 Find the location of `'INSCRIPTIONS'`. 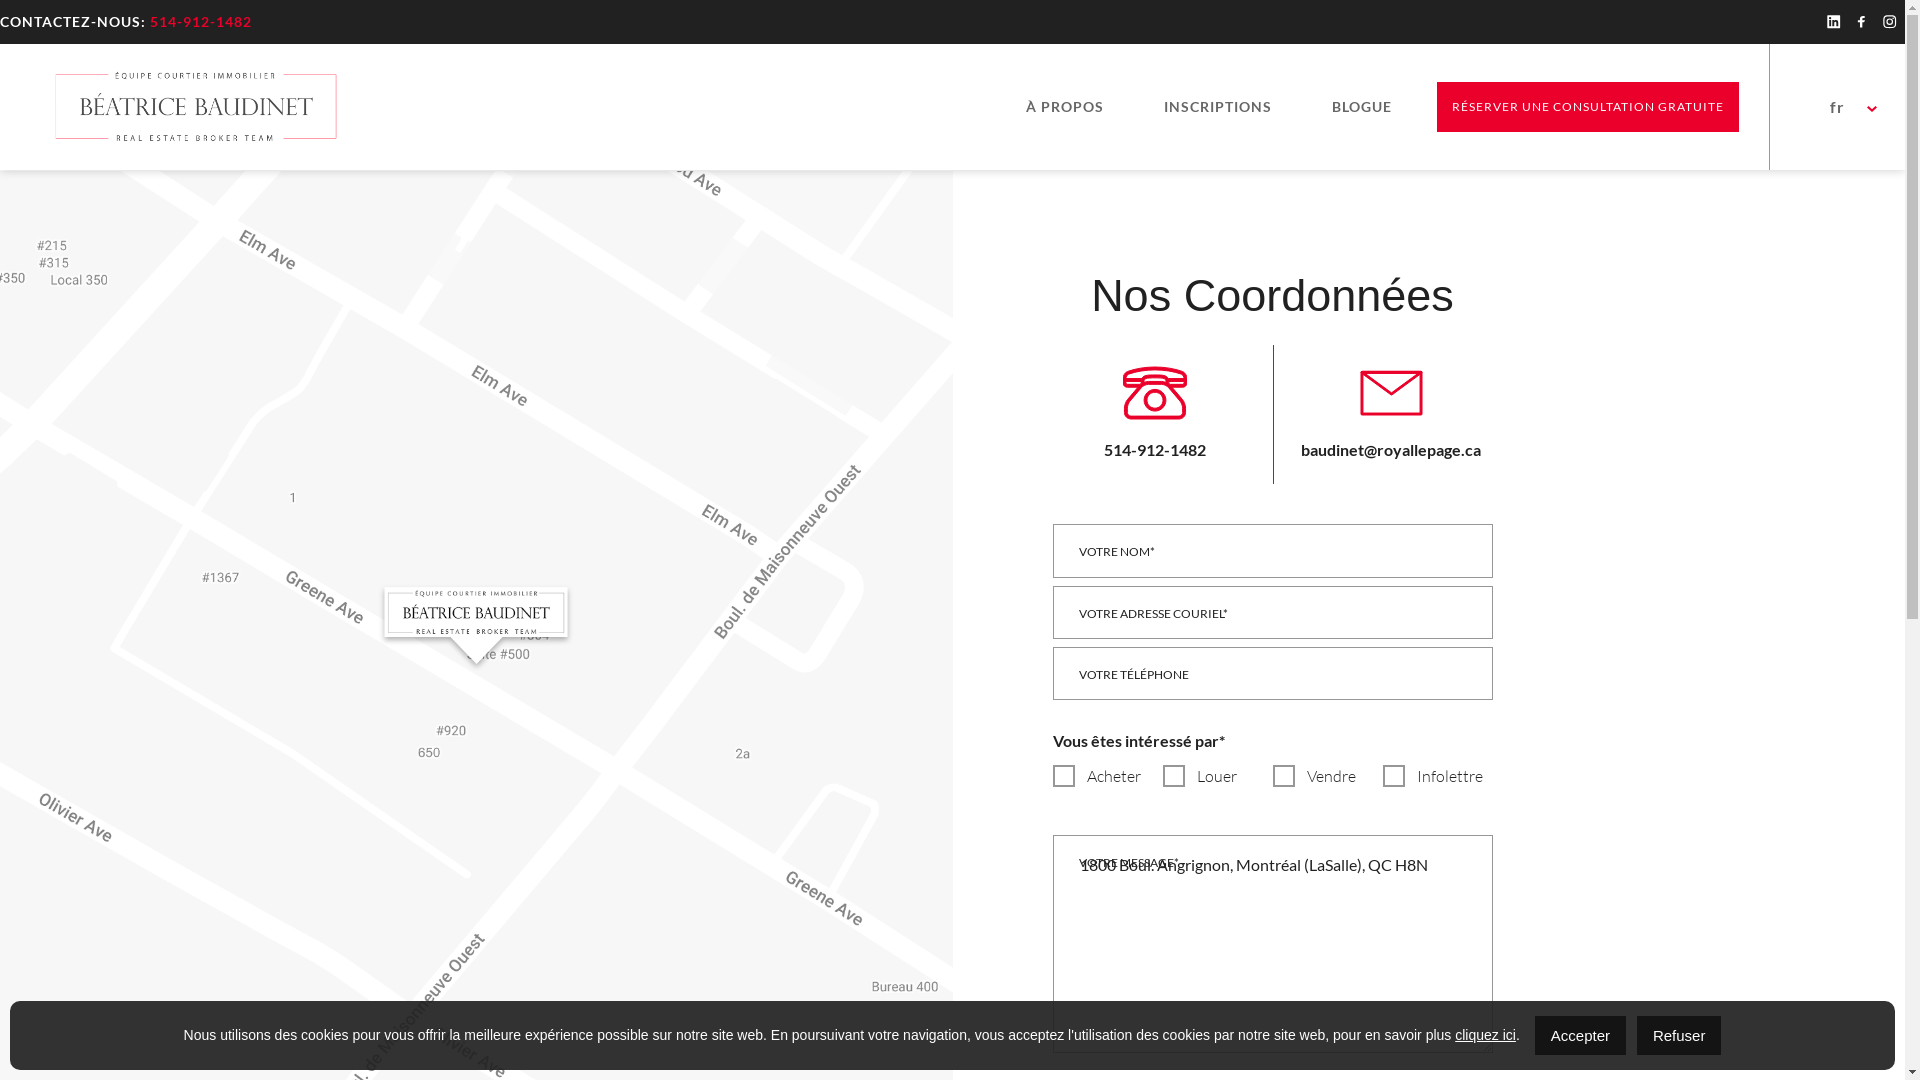

'INSCRIPTIONS' is located at coordinates (1148, 107).